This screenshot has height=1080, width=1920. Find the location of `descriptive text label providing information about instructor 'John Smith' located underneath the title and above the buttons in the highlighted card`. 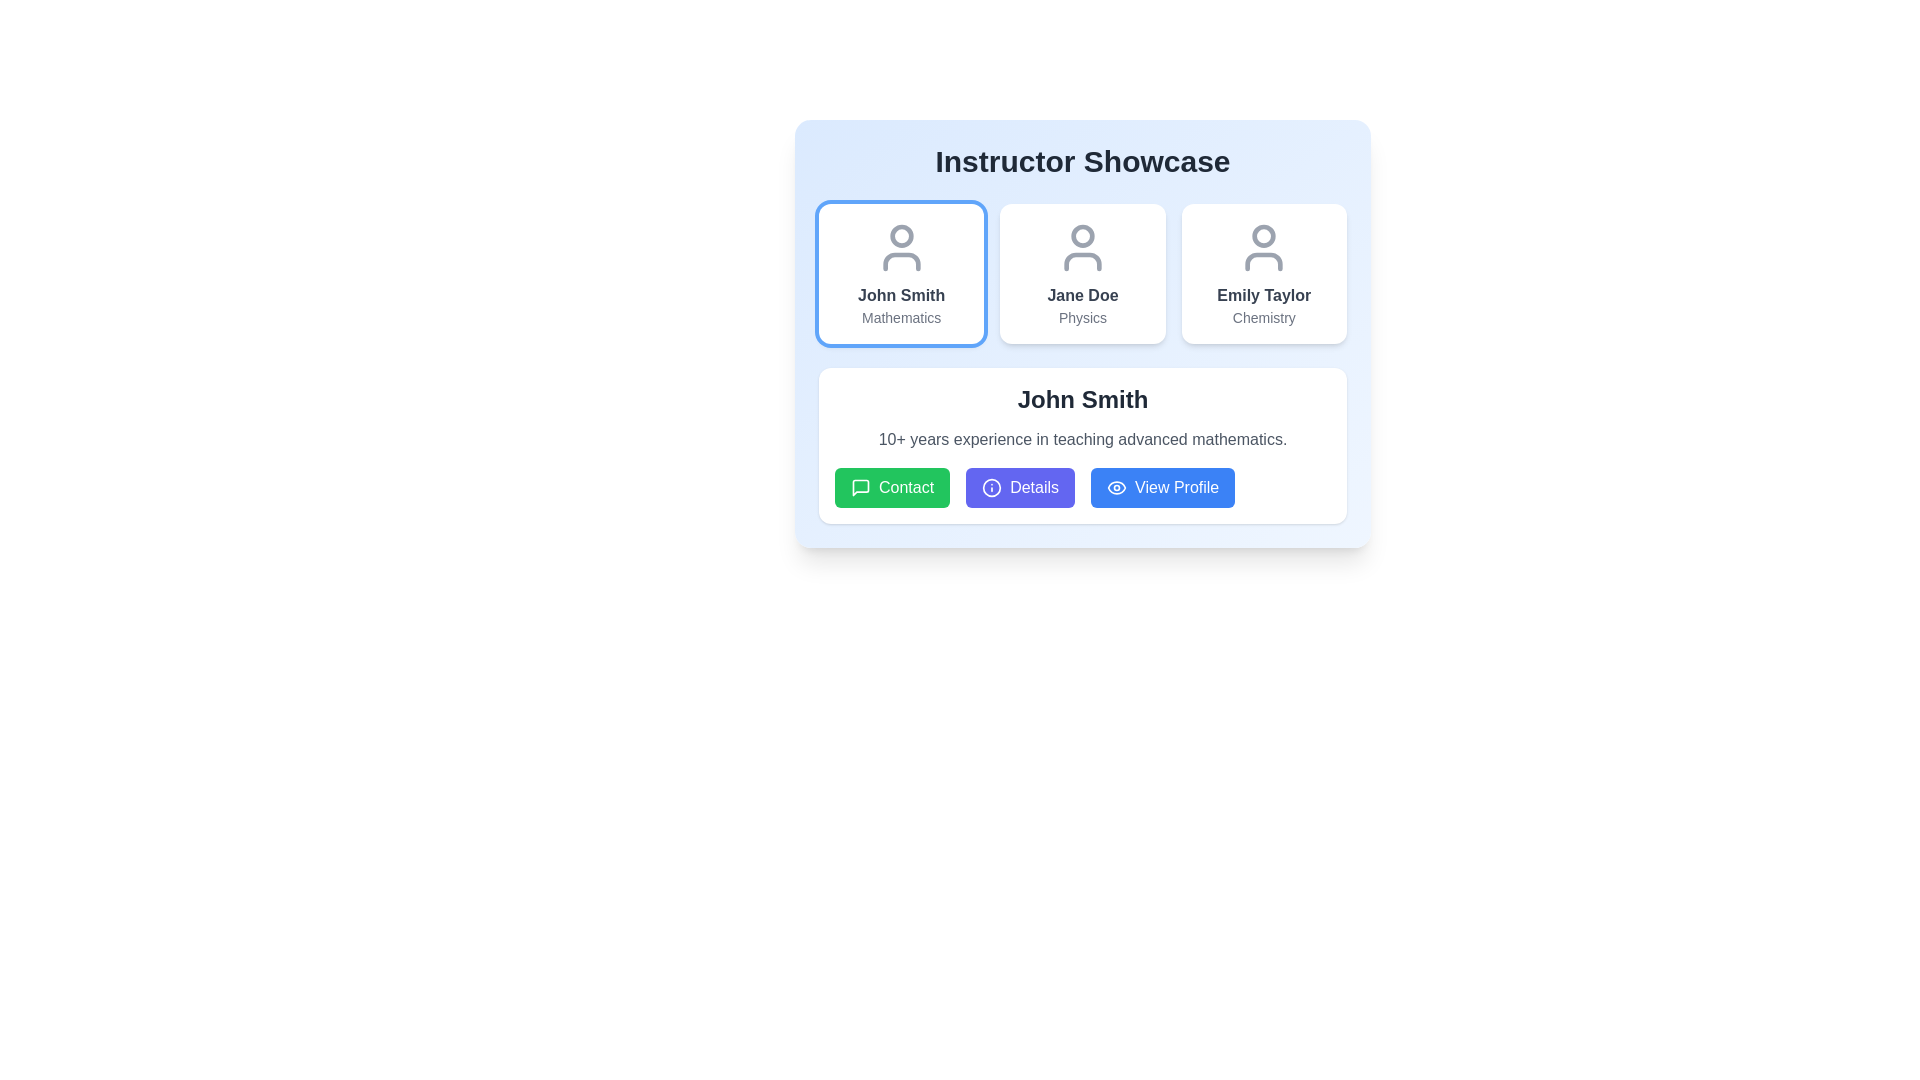

descriptive text label providing information about instructor 'John Smith' located underneath the title and above the buttons in the highlighted card is located at coordinates (1082, 438).